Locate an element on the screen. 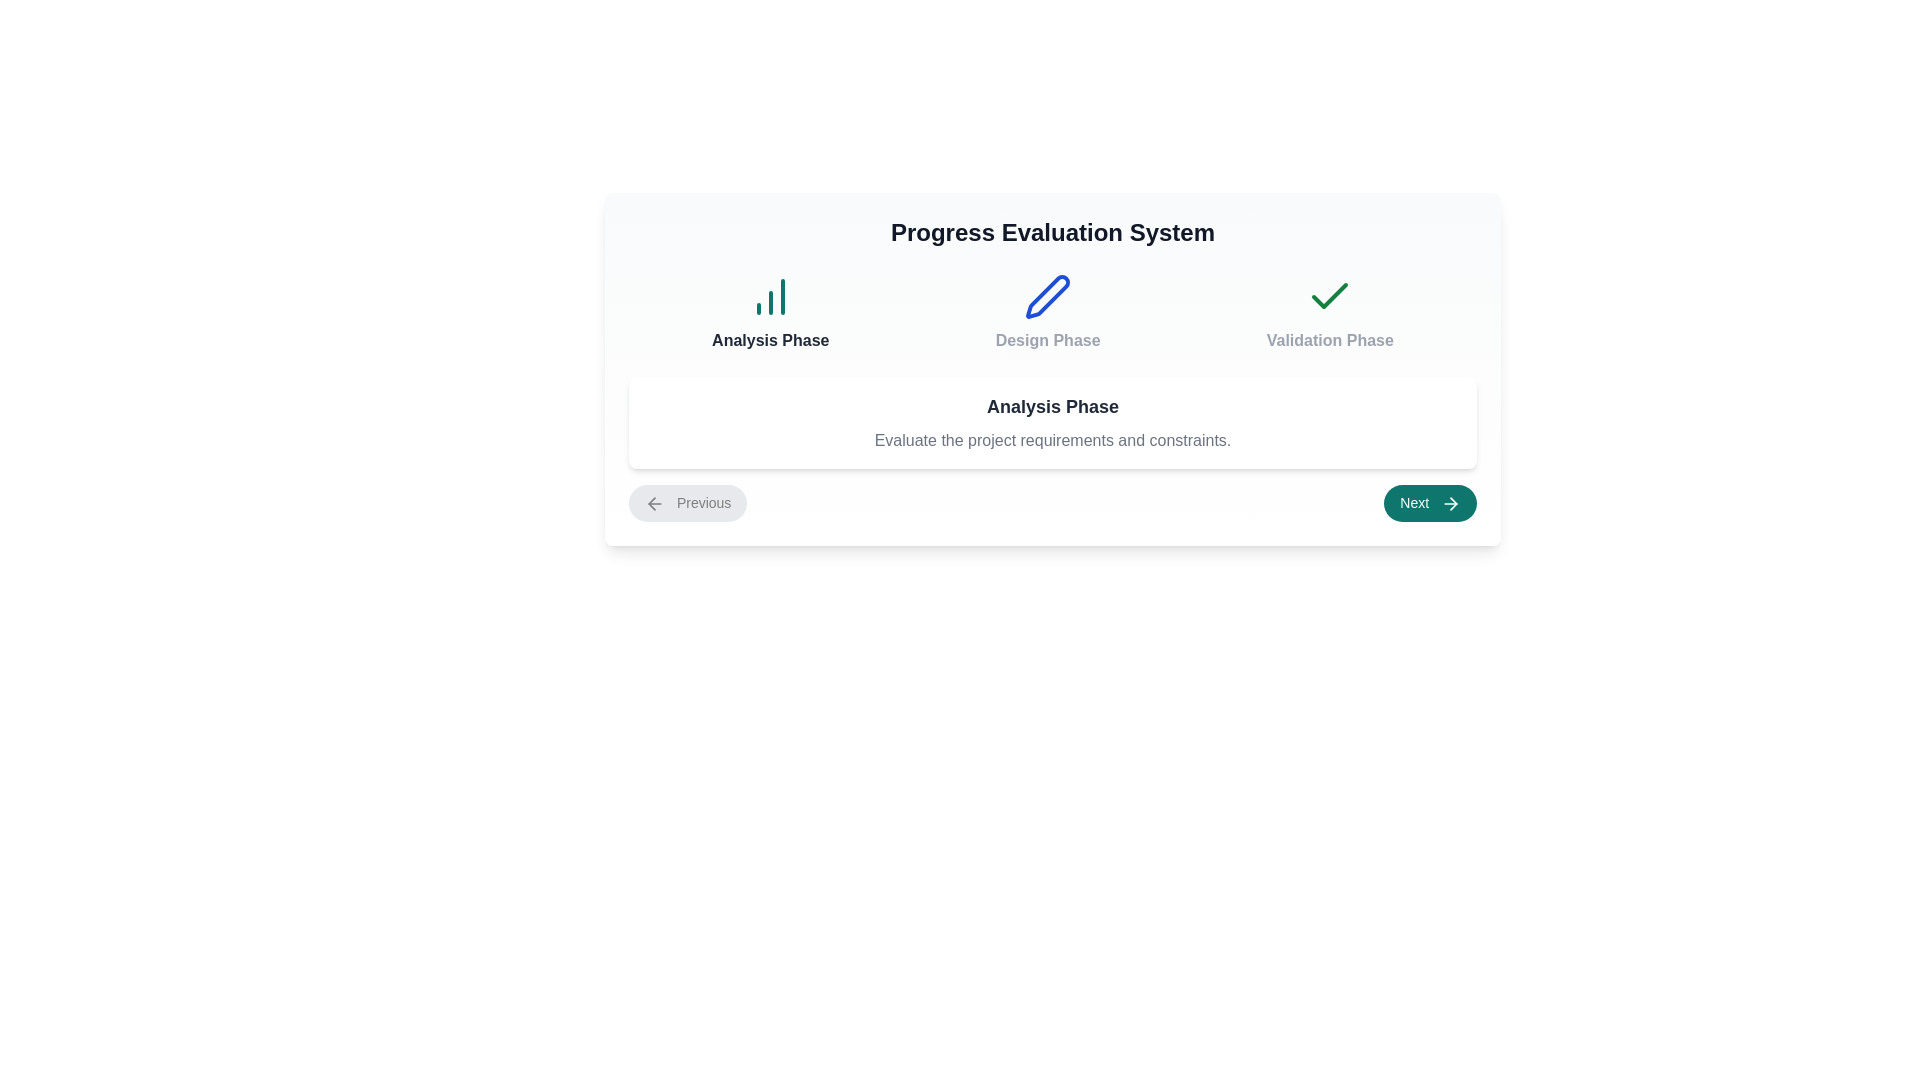 The width and height of the screenshot is (1920, 1080). the Design Phase phase icon to view its details is located at coordinates (1046, 312).